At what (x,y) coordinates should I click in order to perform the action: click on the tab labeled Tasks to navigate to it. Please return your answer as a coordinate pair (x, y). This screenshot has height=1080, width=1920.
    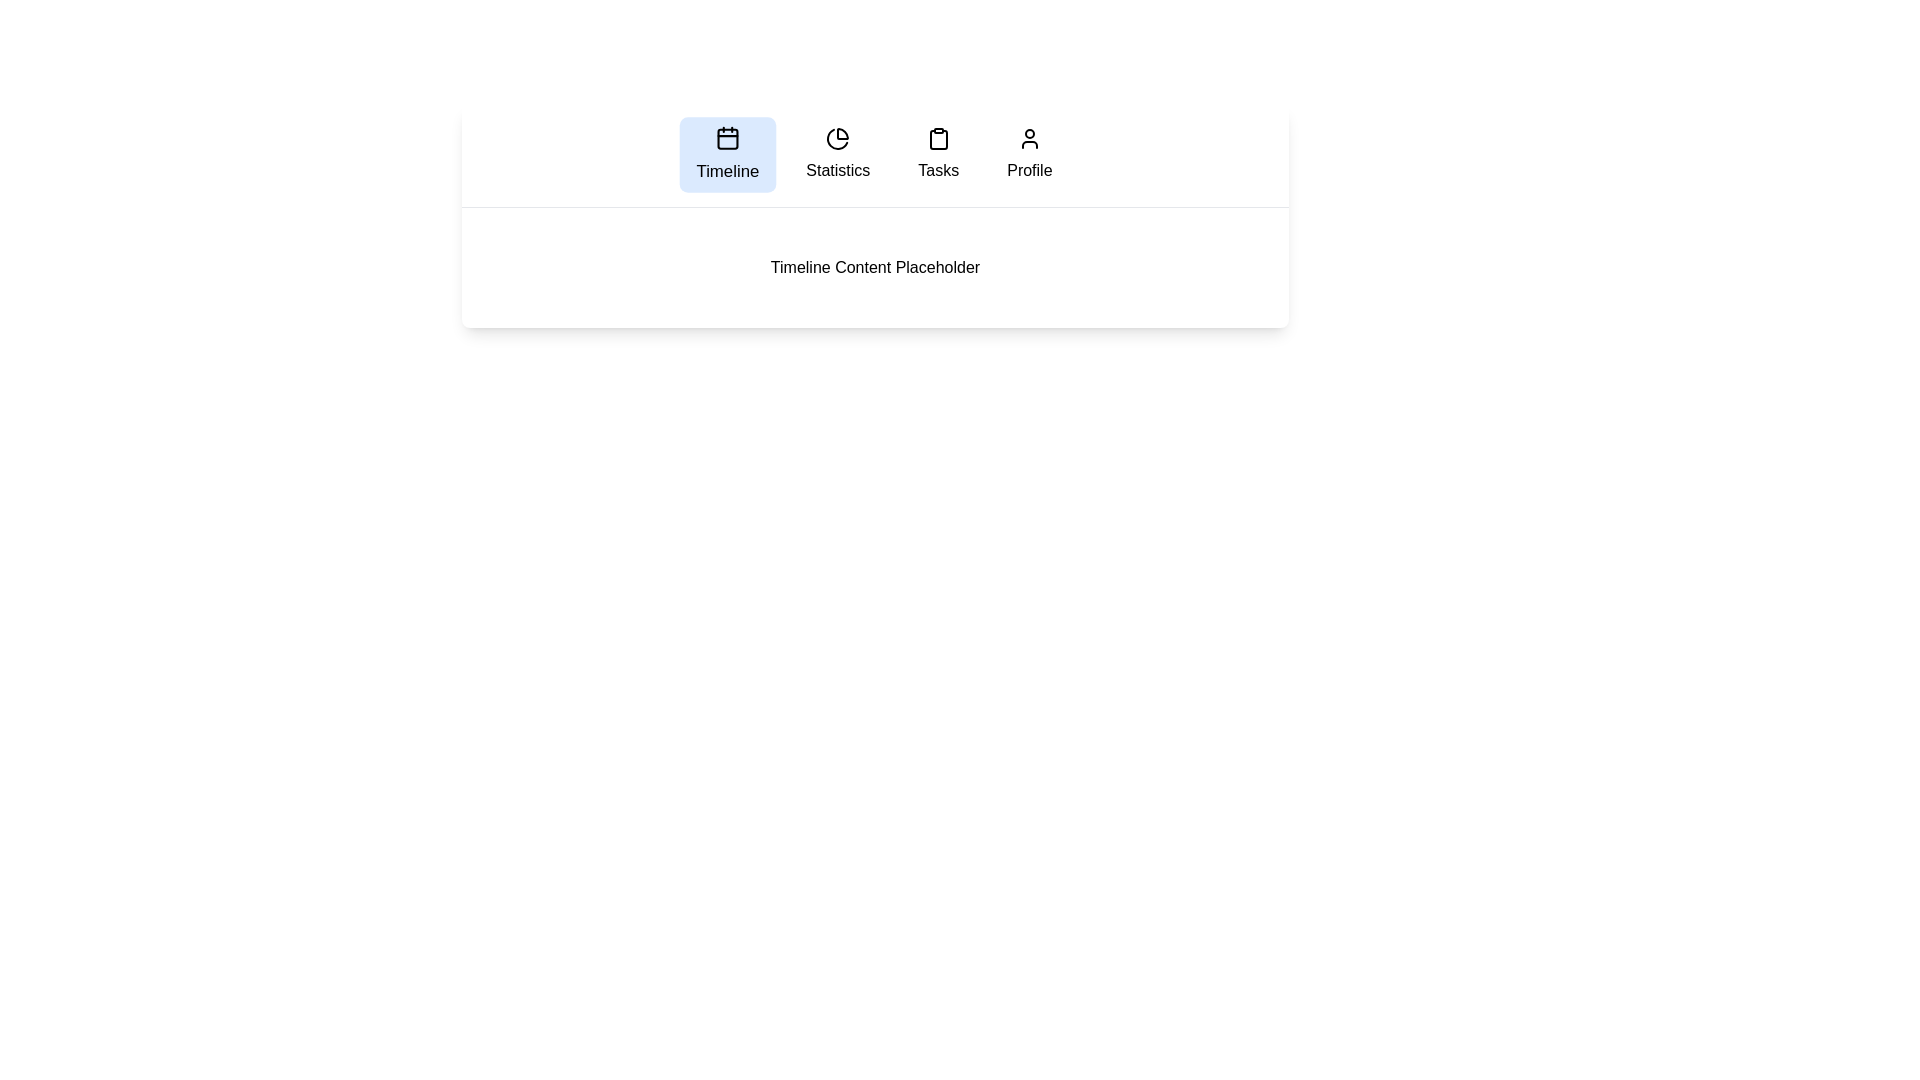
    Looking at the image, I should click on (937, 153).